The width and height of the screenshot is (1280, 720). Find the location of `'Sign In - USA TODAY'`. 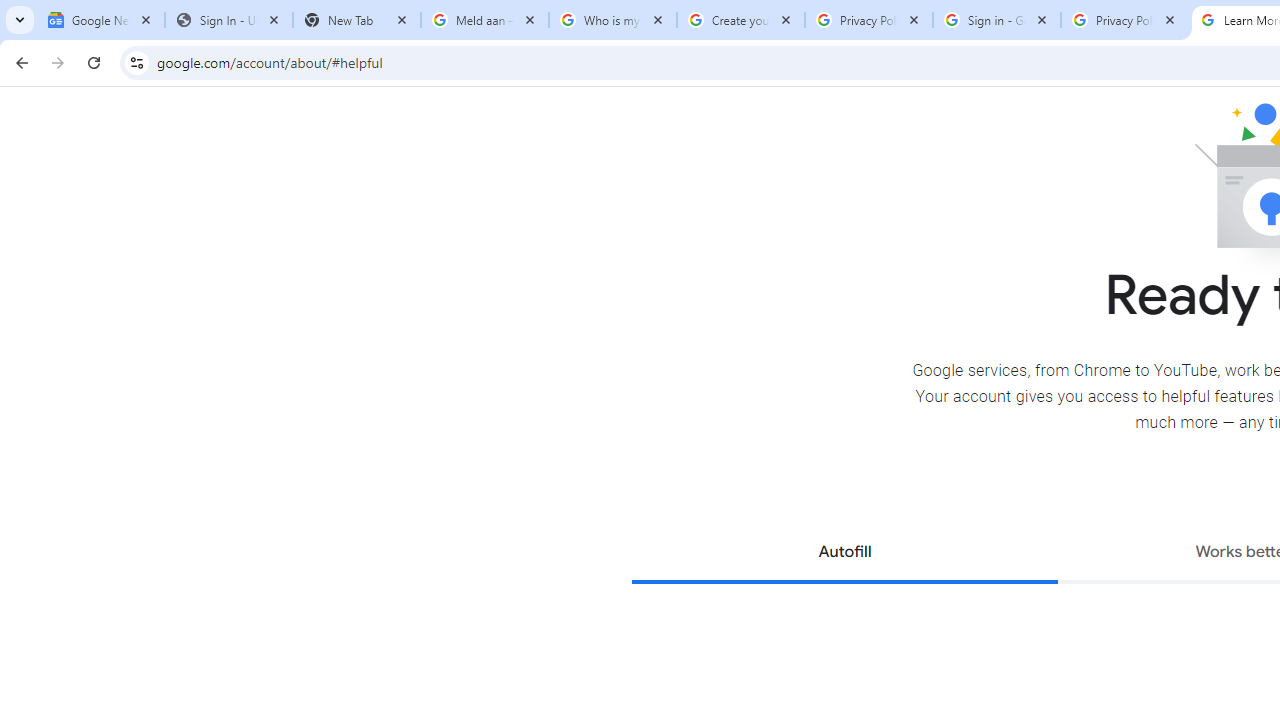

'Sign In - USA TODAY' is located at coordinates (229, 20).